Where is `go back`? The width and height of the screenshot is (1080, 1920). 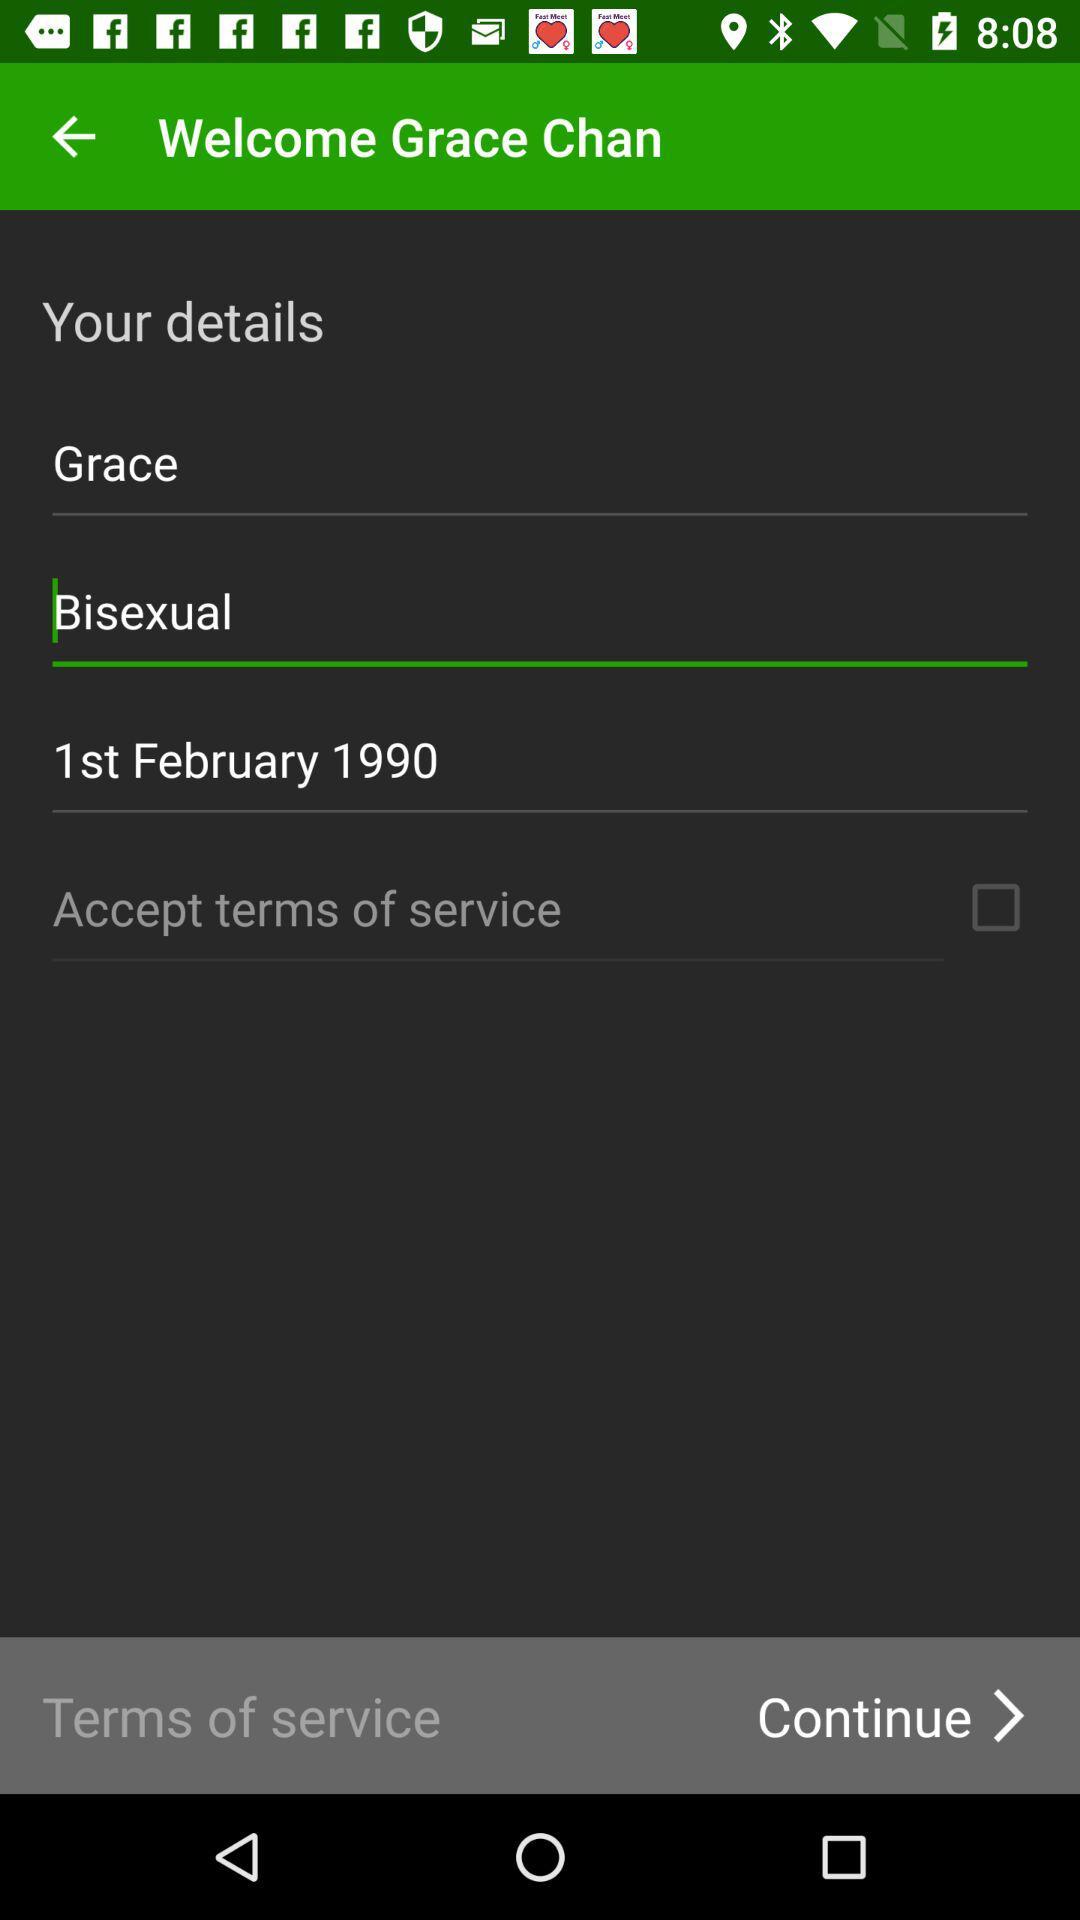
go back is located at coordinates (72, 135).